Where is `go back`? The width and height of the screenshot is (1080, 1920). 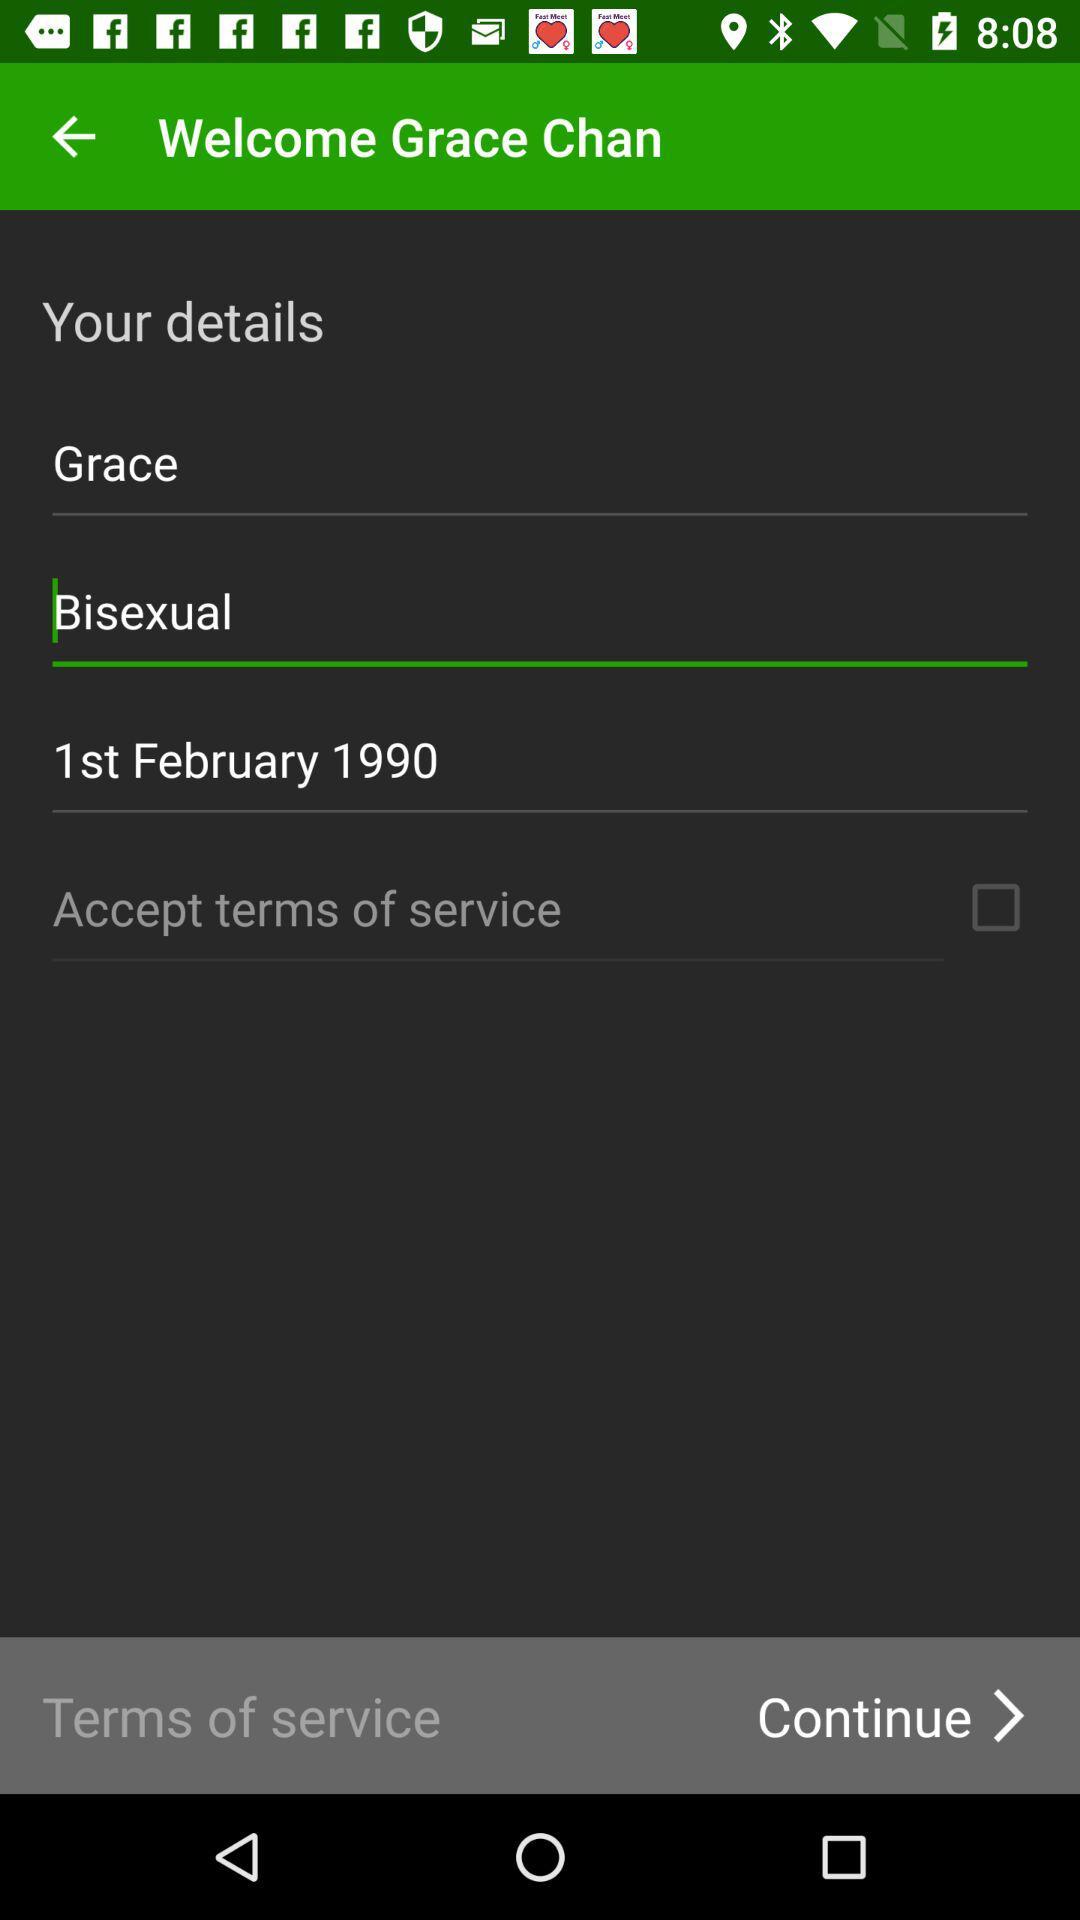
go back is located at coordinates (72, 135).